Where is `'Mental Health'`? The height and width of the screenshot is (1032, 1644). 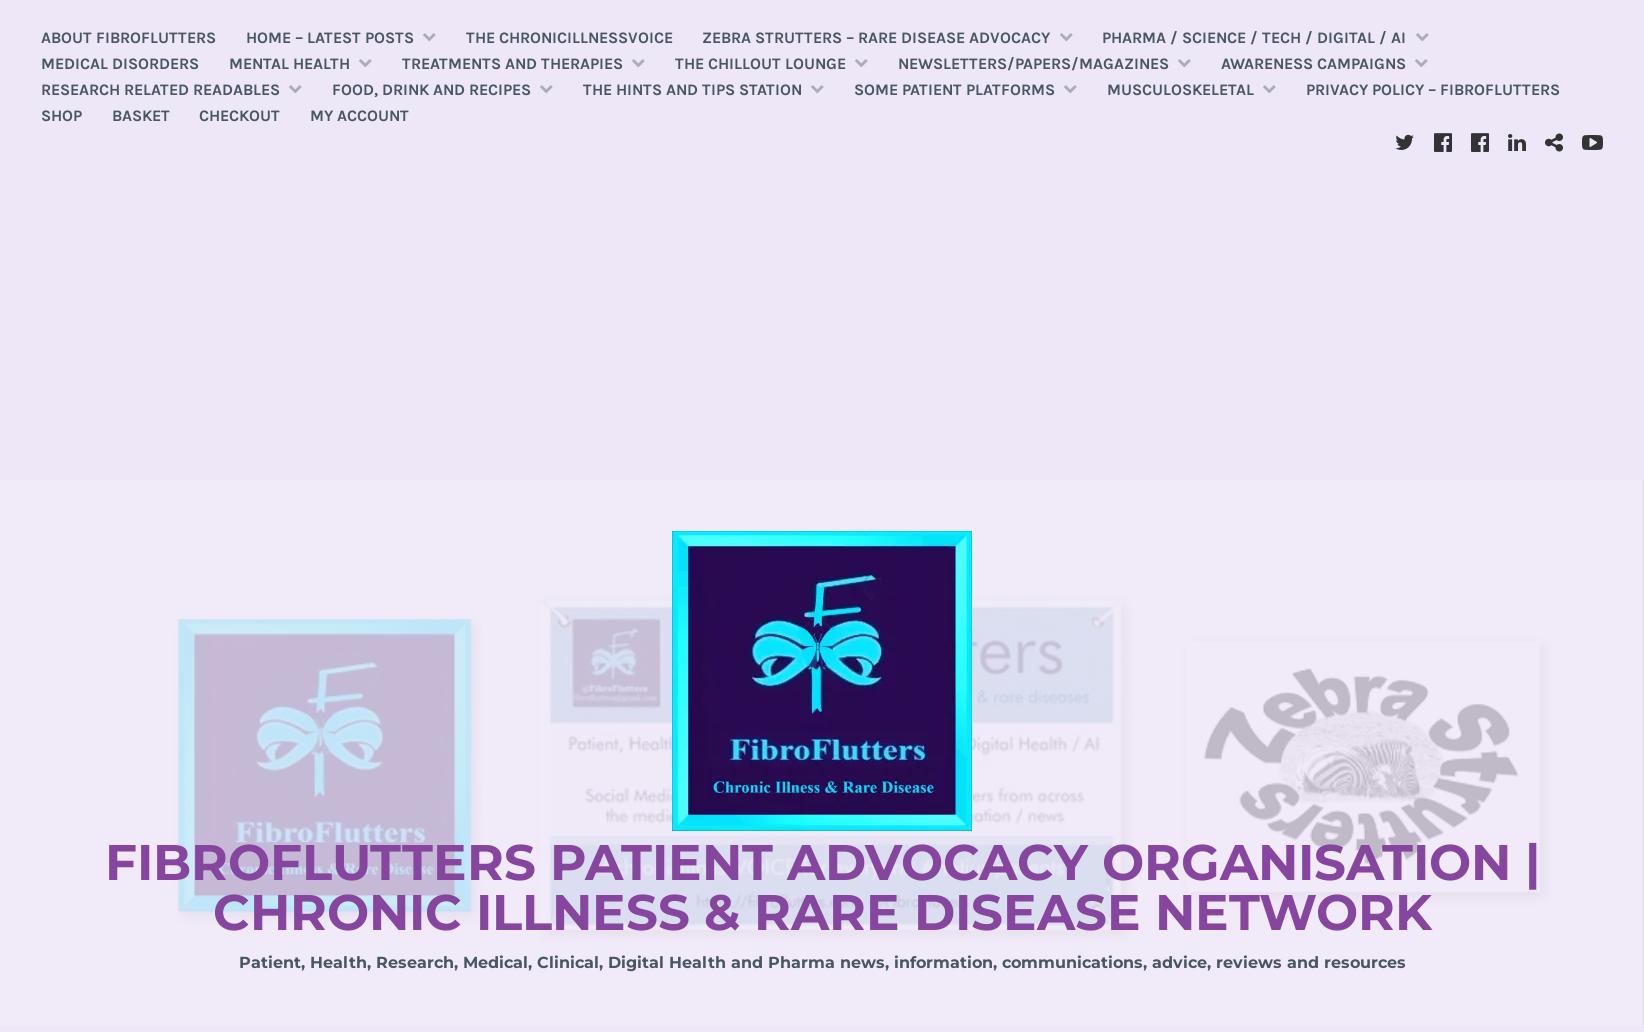
'Mental Health' is located at coordinates (288, 62).